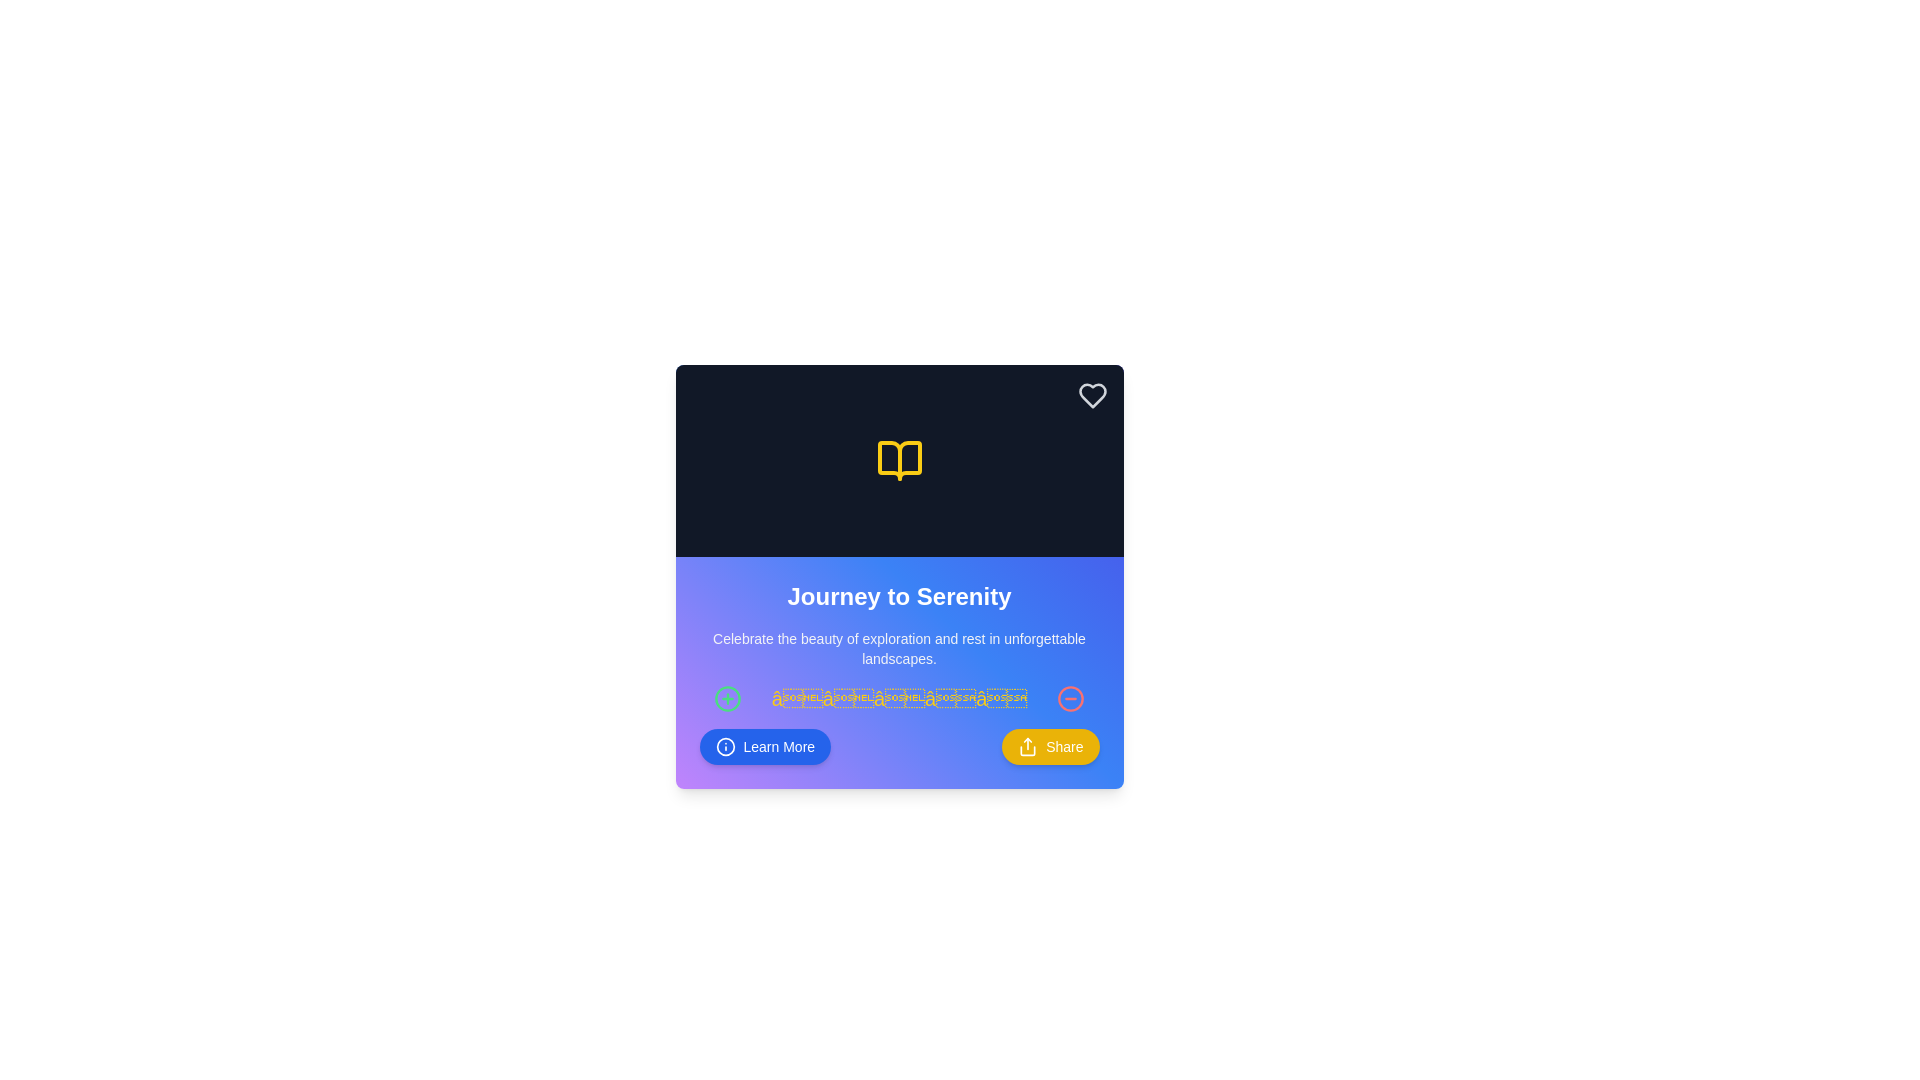 The image size is (1920, 1080). Describe the element at coordinates (898, 648) in the screenshot. I see `the text block that reads 'Celebrate the beauty of exploration and rest in unforgettable landscapes.' located beneath the title 'Journey to Serenity'` at that location.